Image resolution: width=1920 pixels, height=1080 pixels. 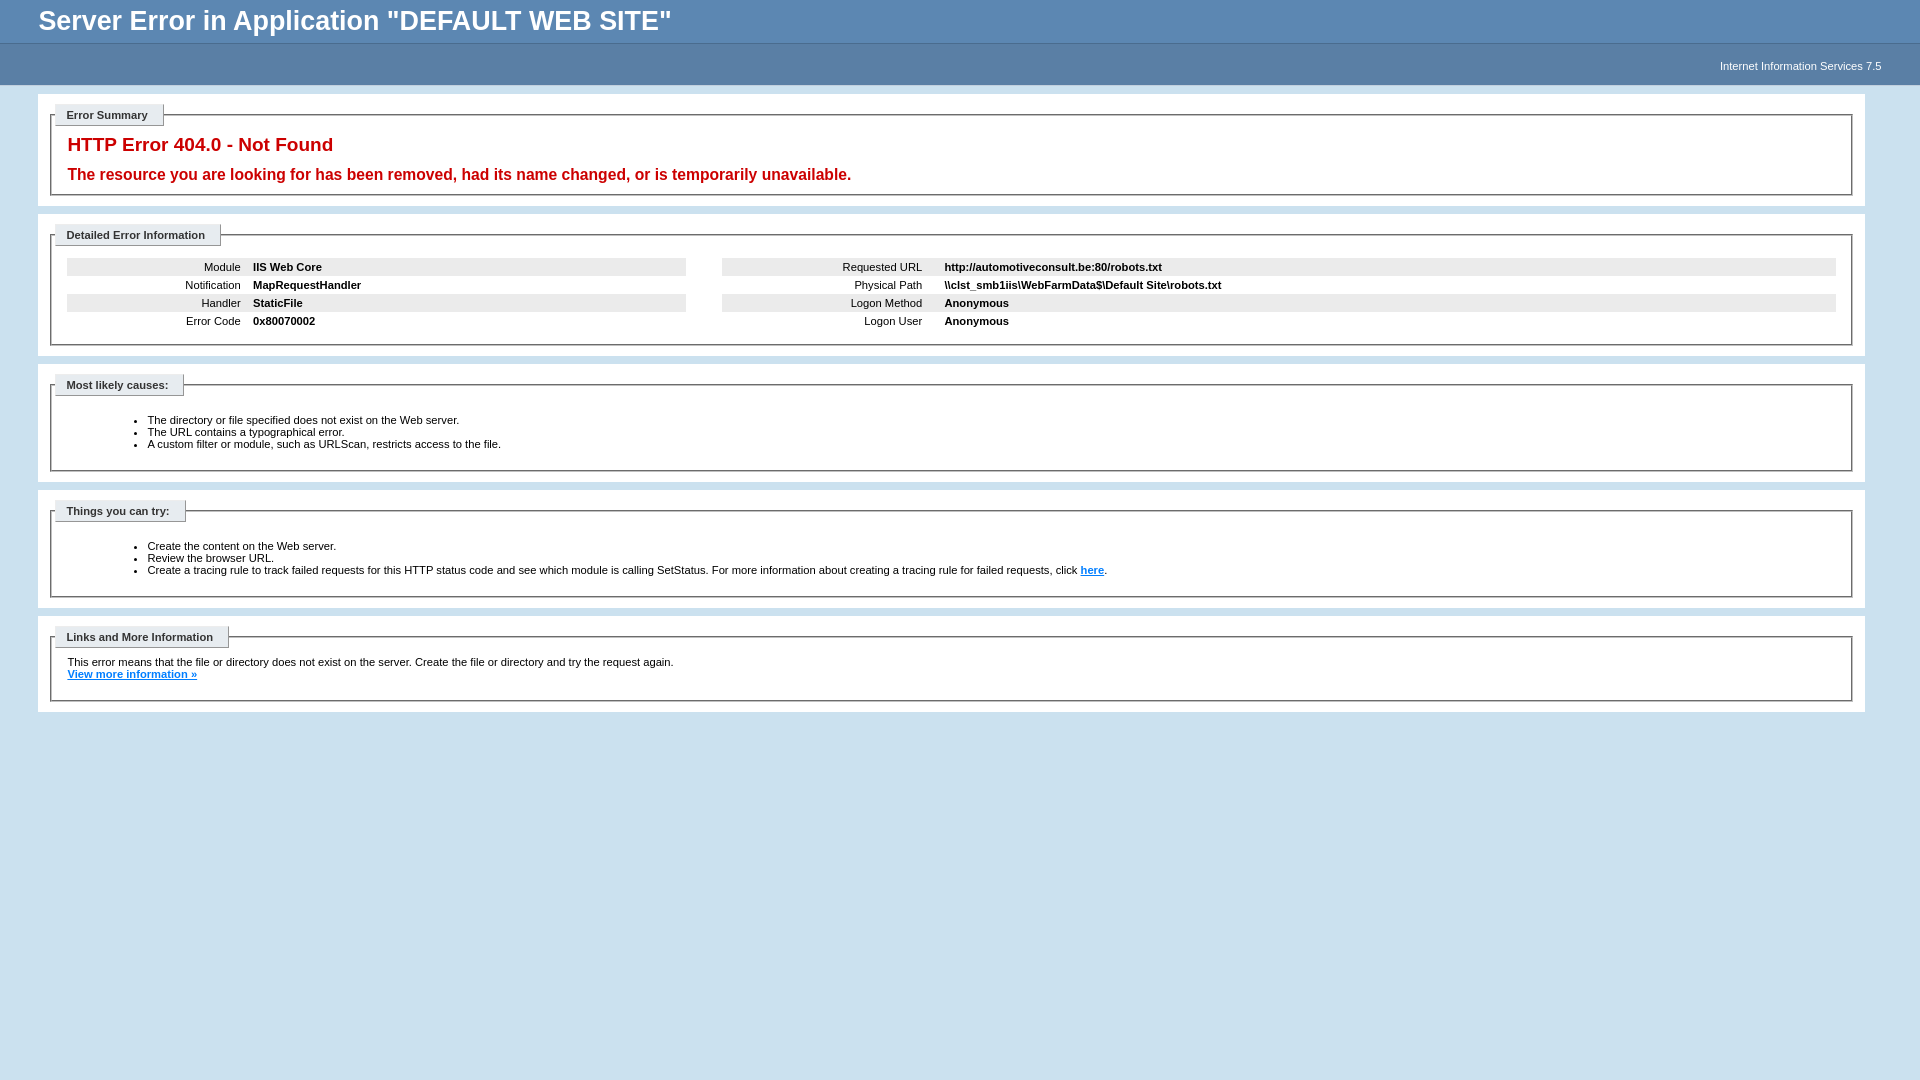 What do you see at coordinates (1079, 570) in the screenshot?
I see `'here'` at bounding box center [1079, 570].